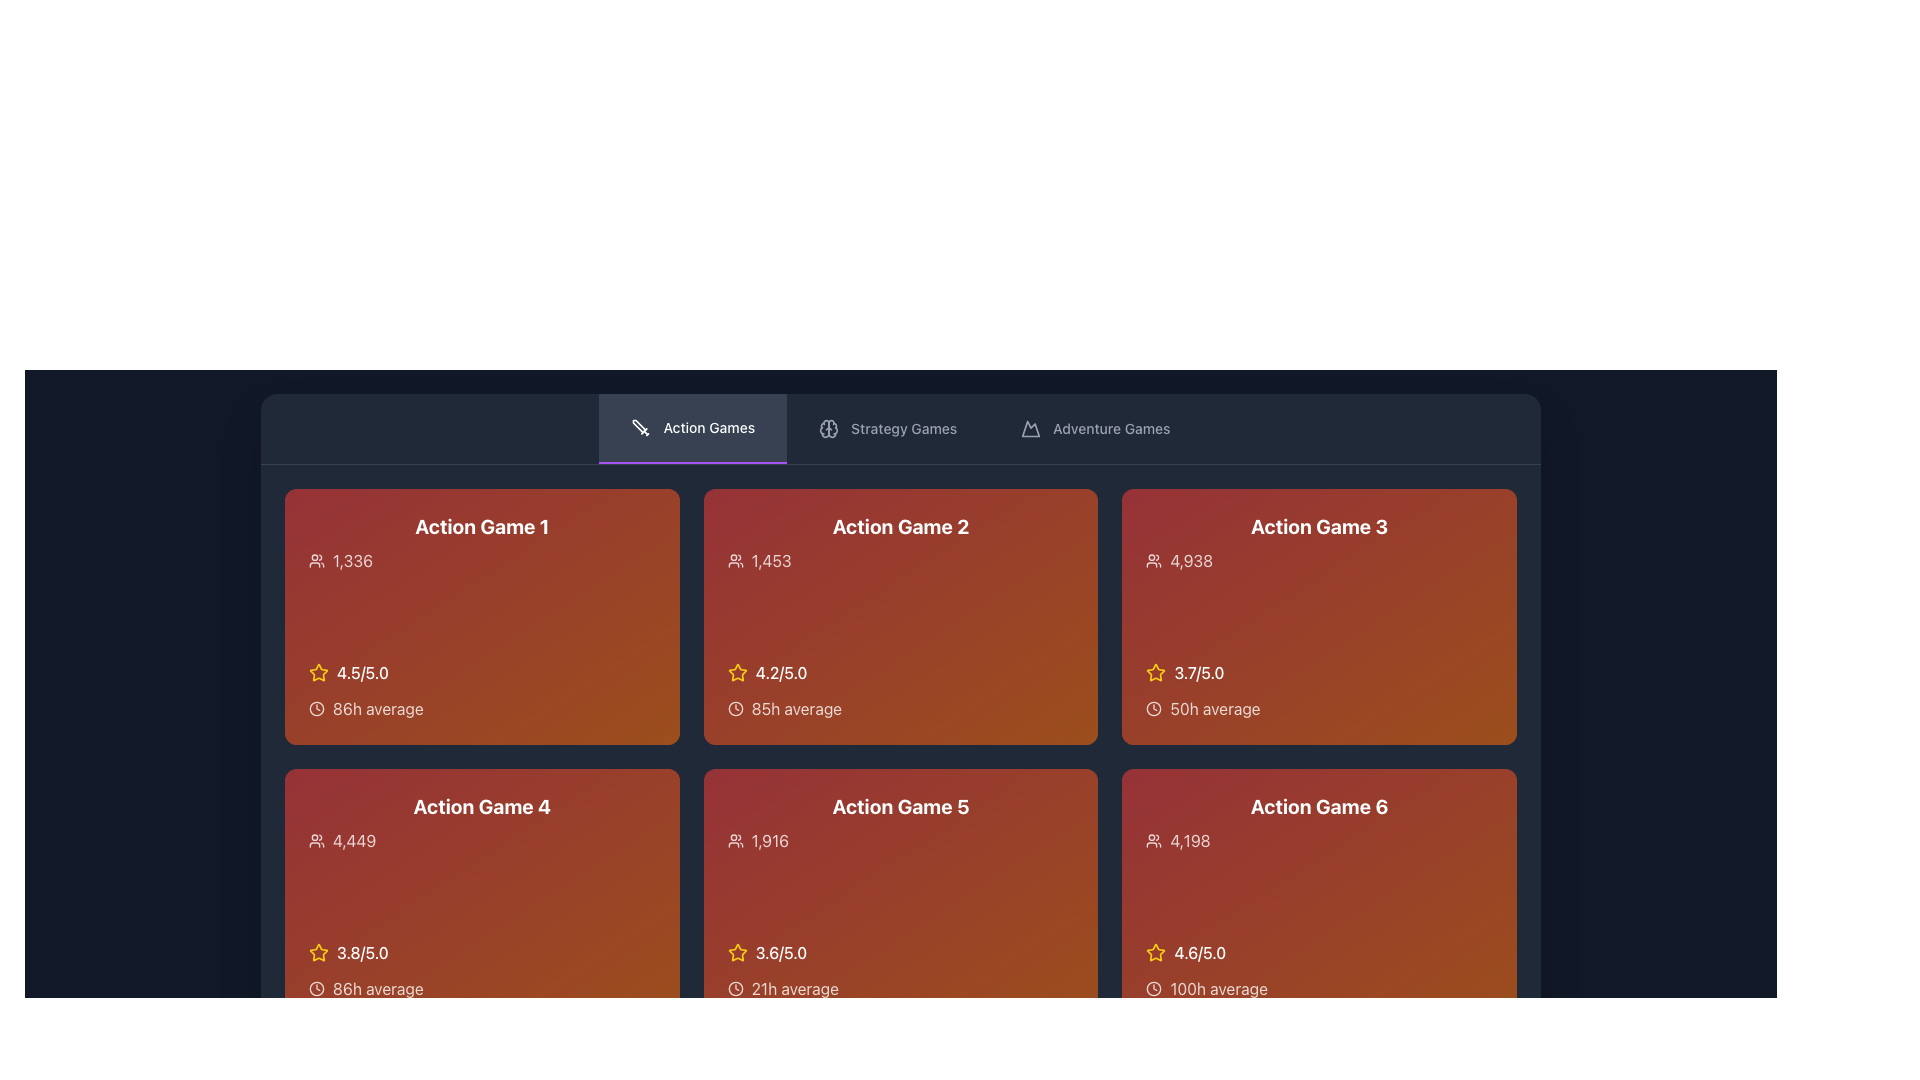  I want to click on the star icon with a hollow center and yellow outline located at the bottom left of the 'Action Game 1' card, above the game's rating '4.5/5.0', so click(317, 951).